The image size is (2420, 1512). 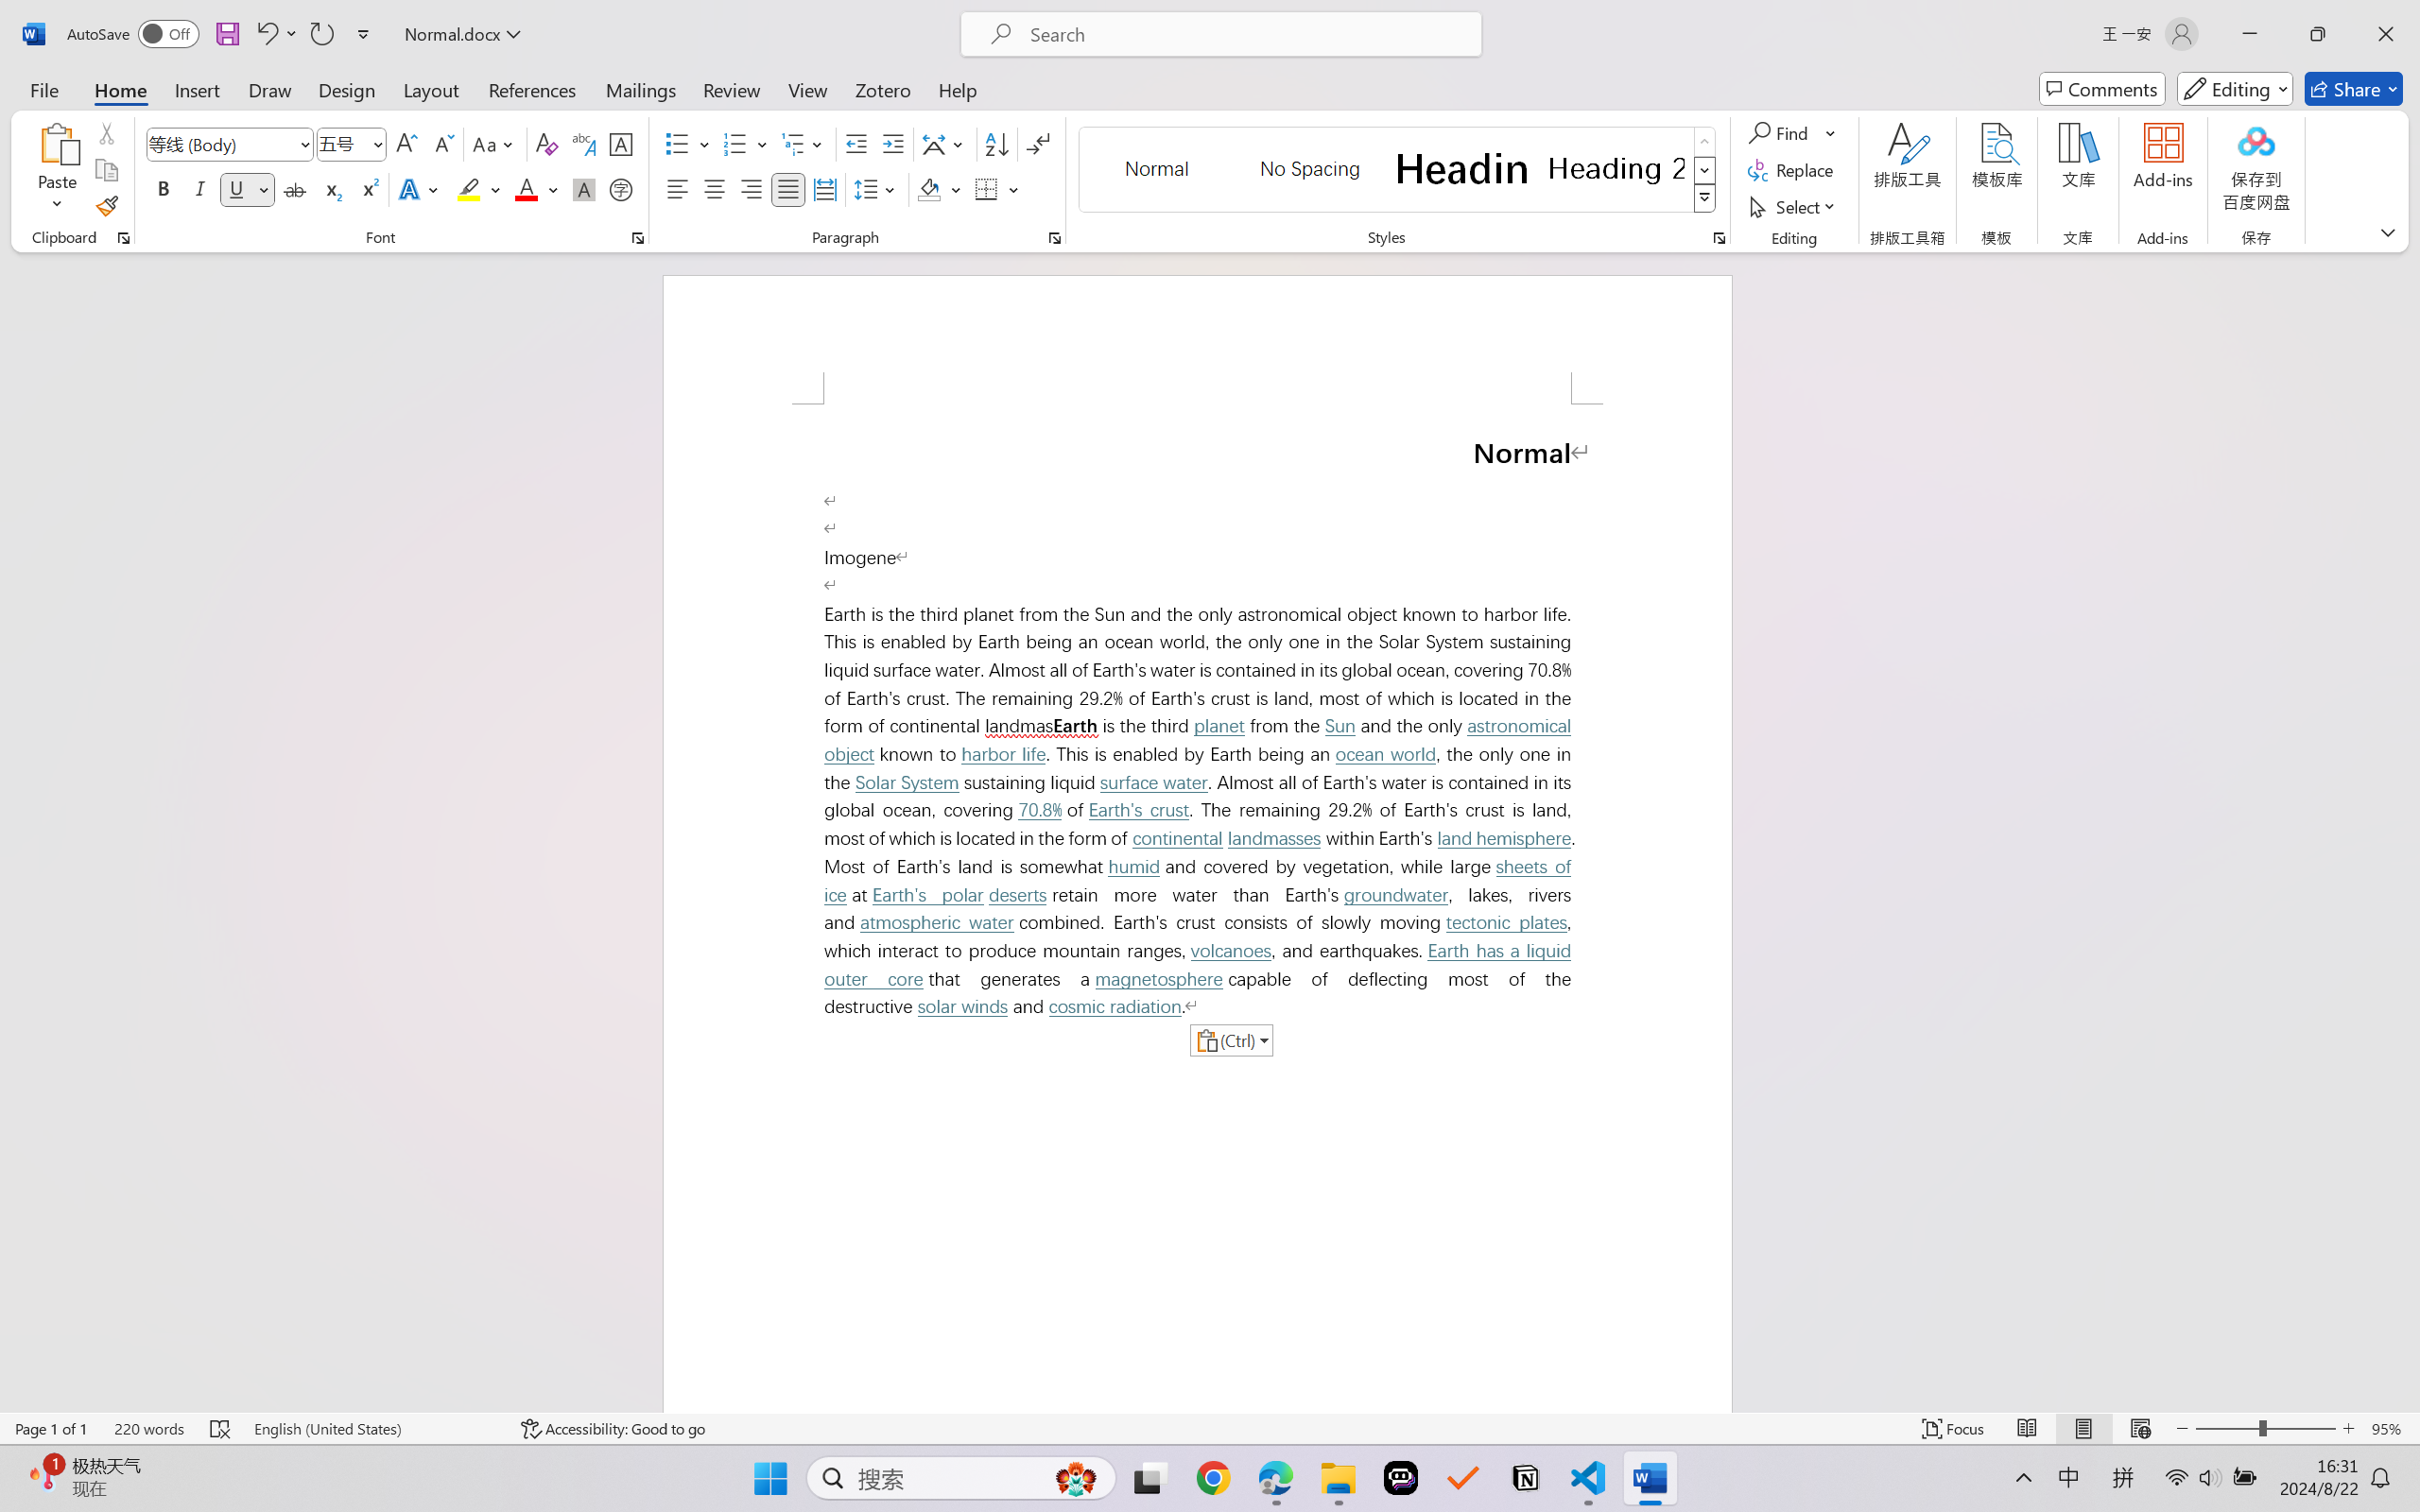 I want to click on 'Justify', so click(x=787, y=188).